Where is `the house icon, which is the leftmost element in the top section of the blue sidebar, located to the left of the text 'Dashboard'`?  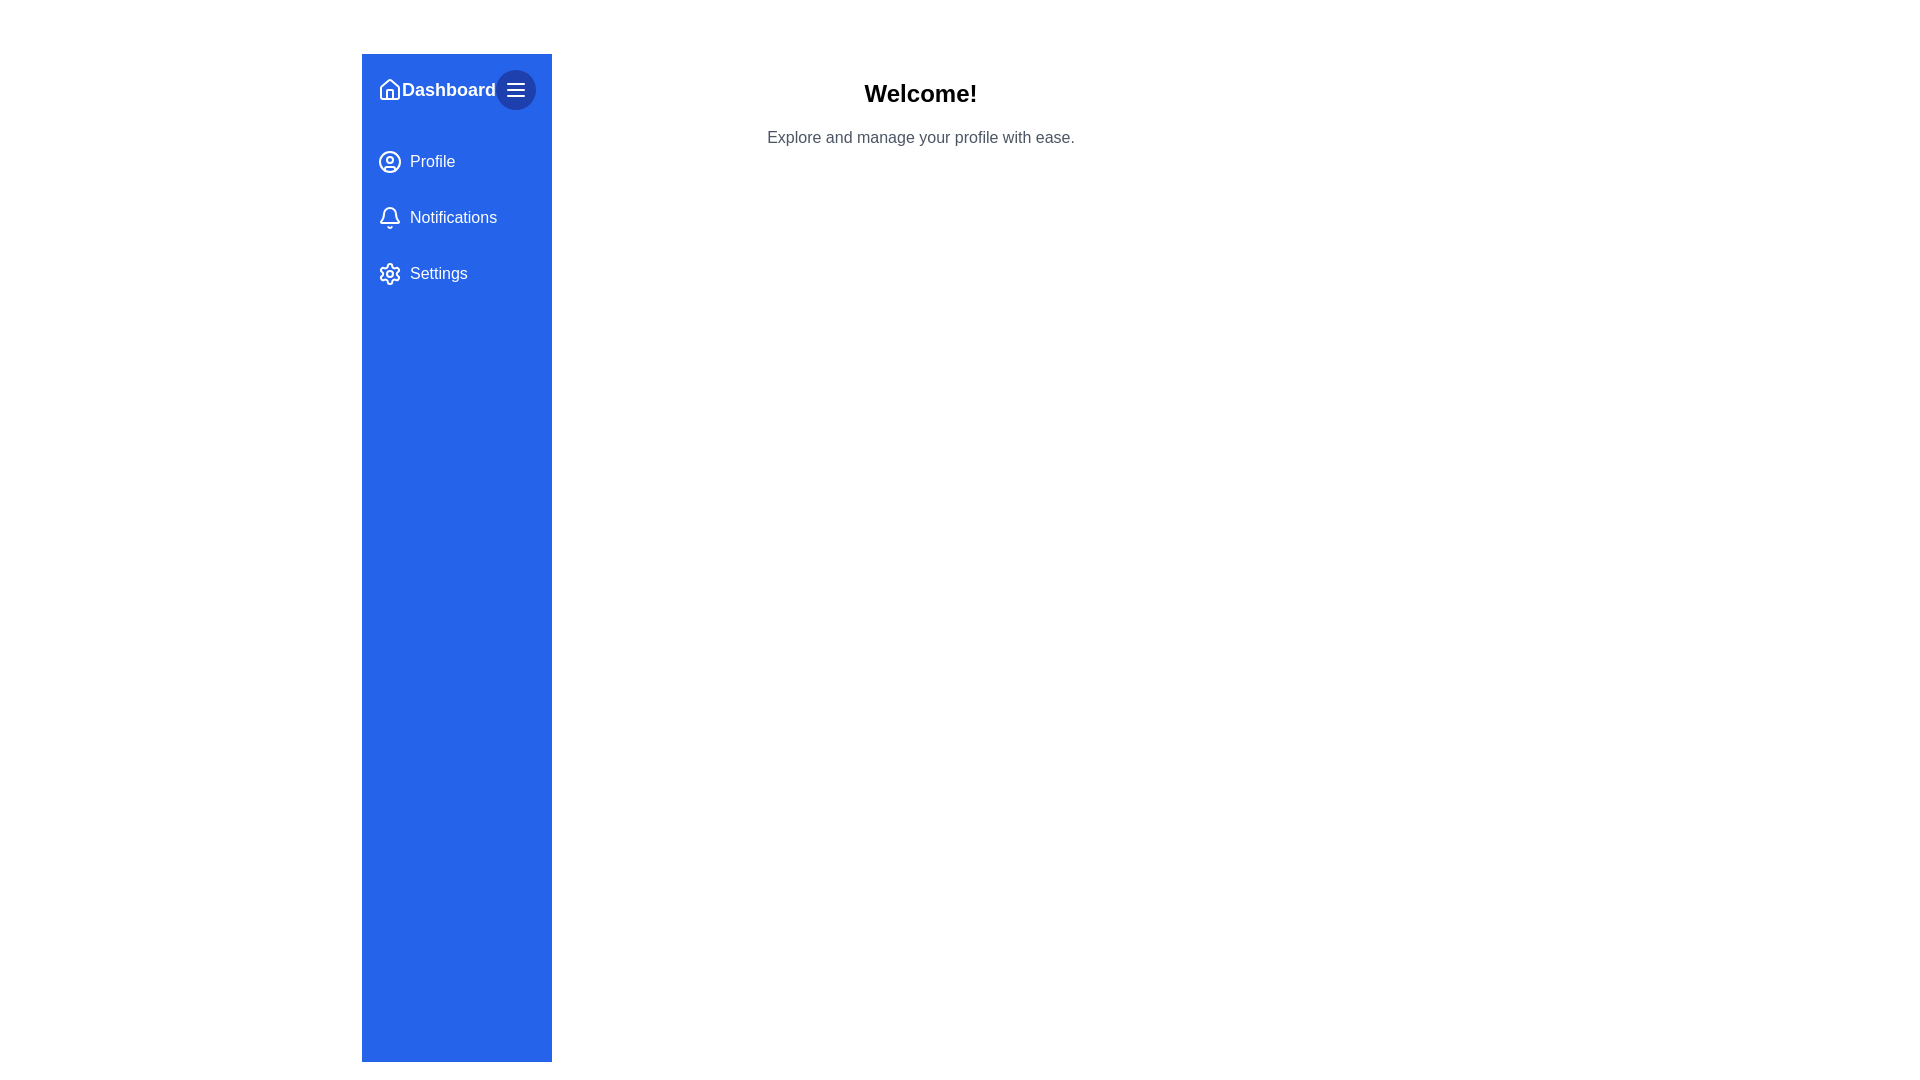
the house icon, which is the leftmost element in the top section of the blue sidebar, located to the left of the text 'Dashboard' is located at coordinates (389, 88).